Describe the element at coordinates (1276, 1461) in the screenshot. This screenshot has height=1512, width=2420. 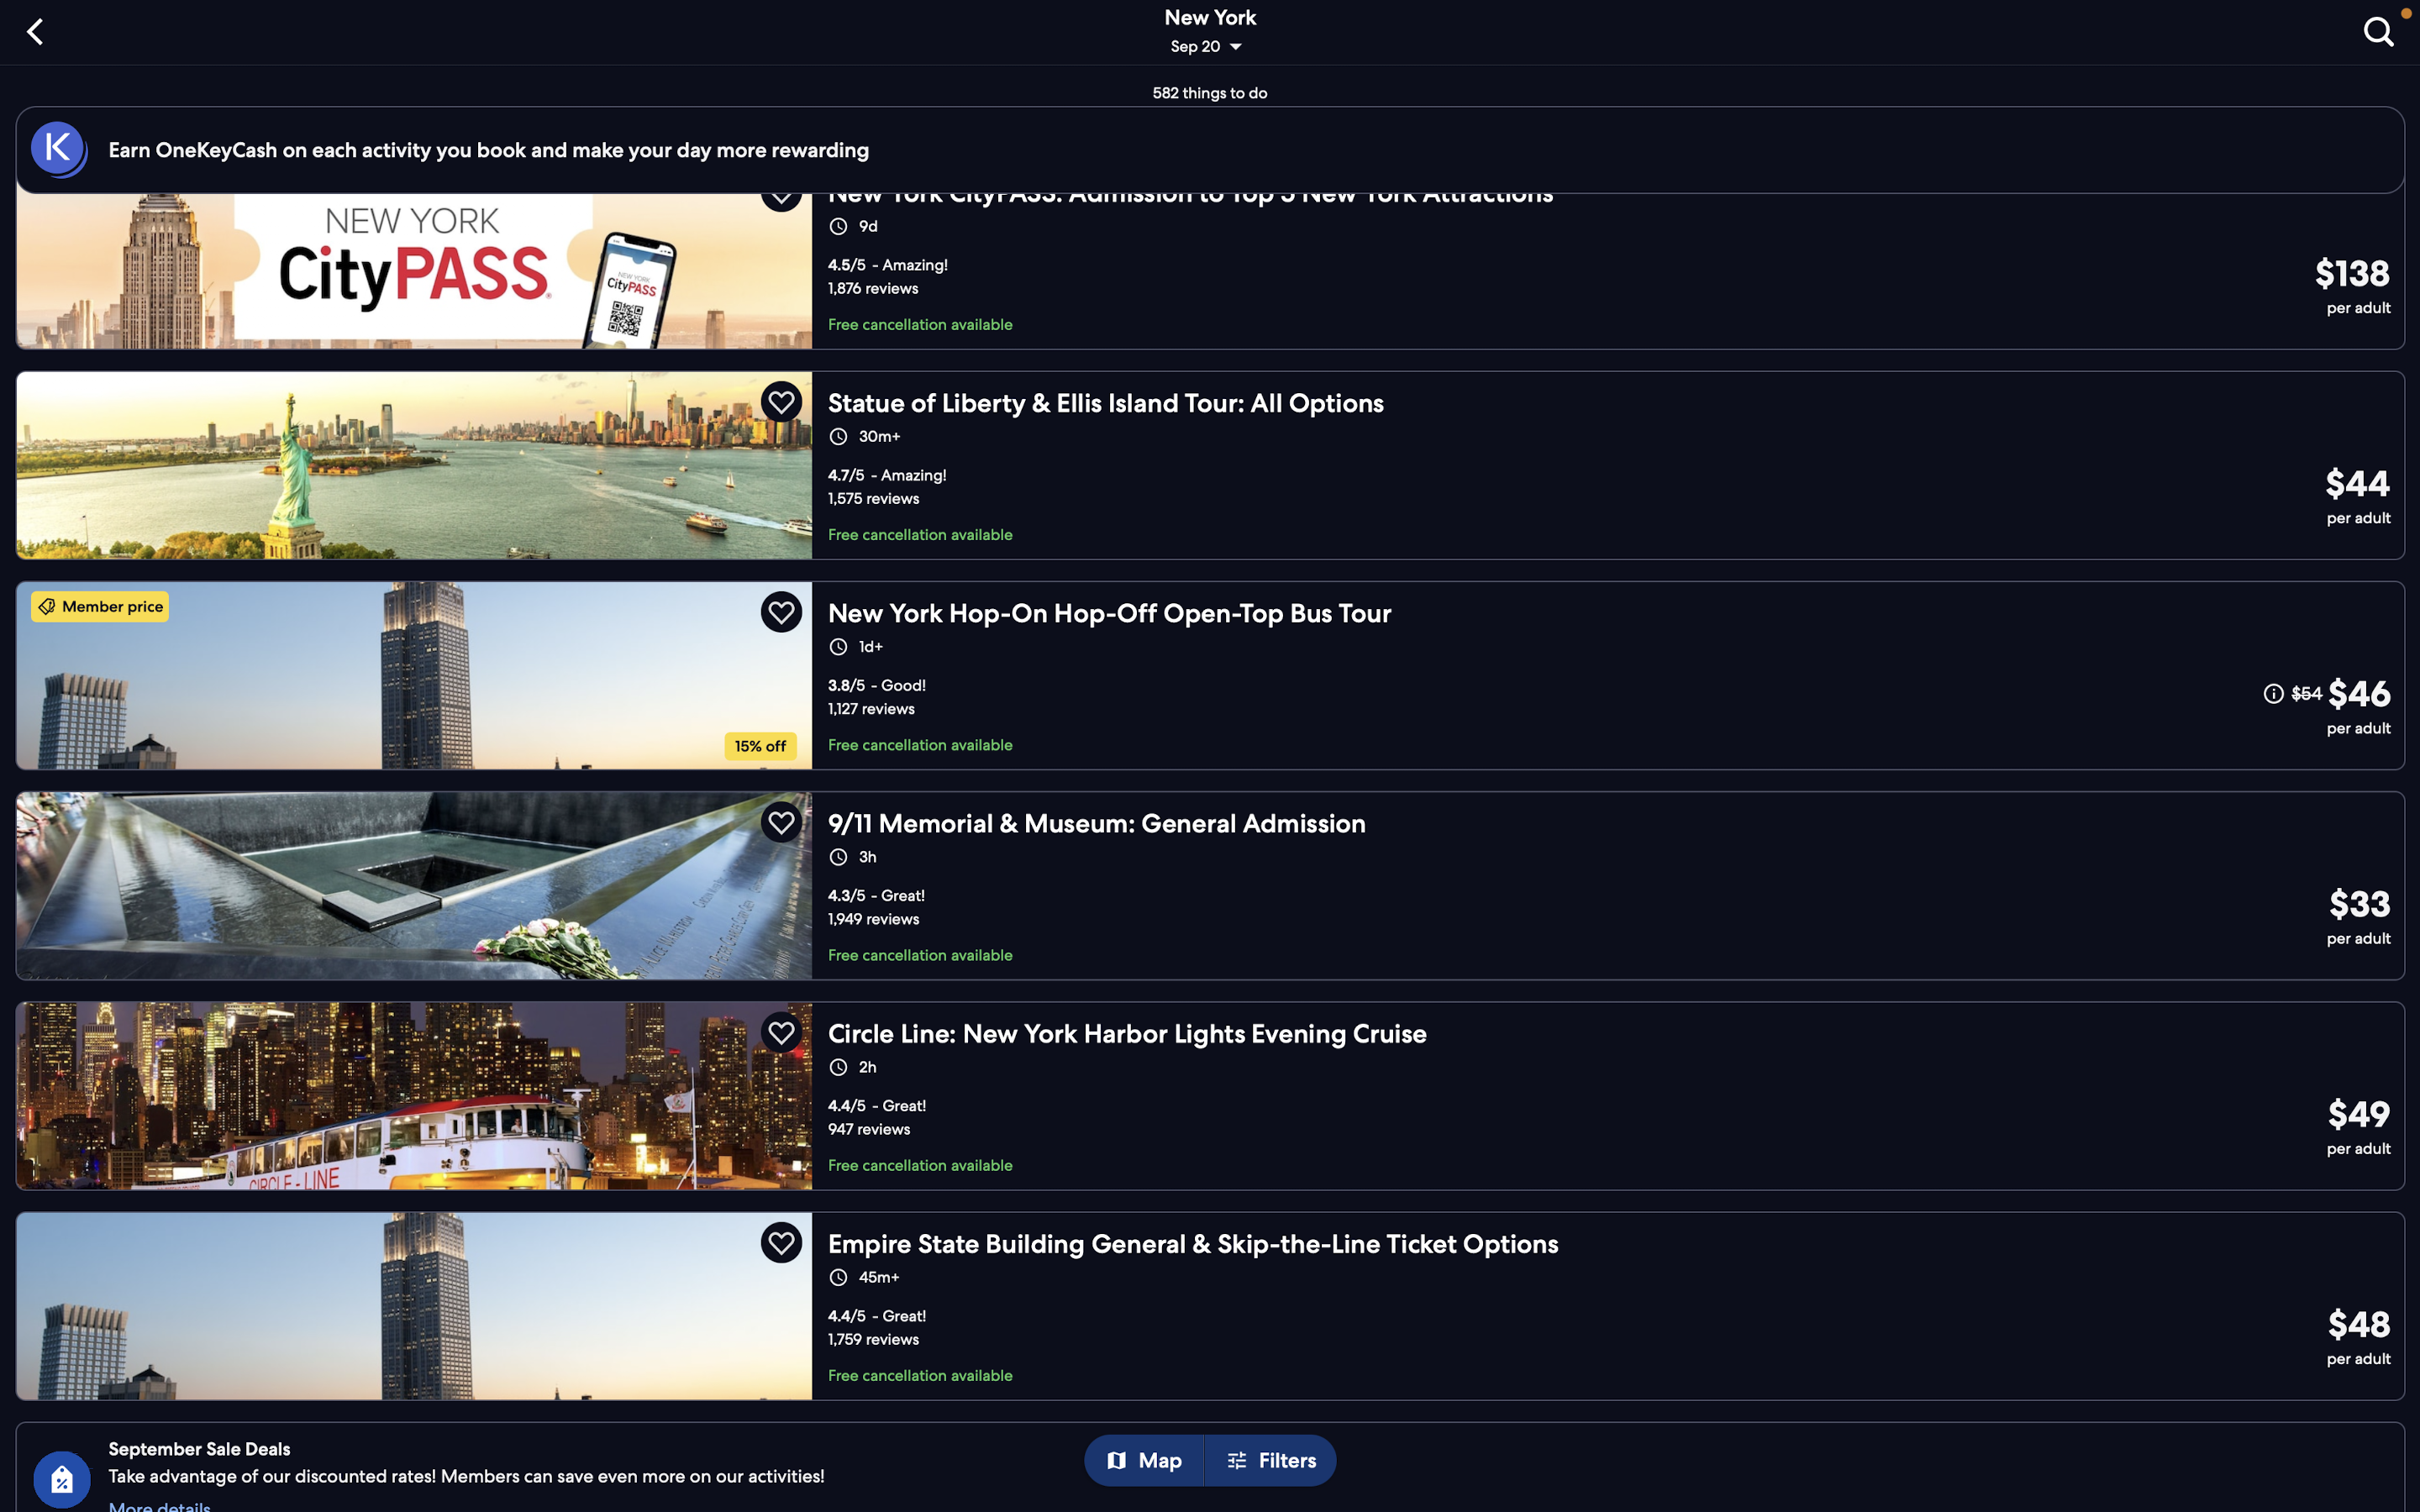
I see `"filters" button to specify your search requirements` at that location.